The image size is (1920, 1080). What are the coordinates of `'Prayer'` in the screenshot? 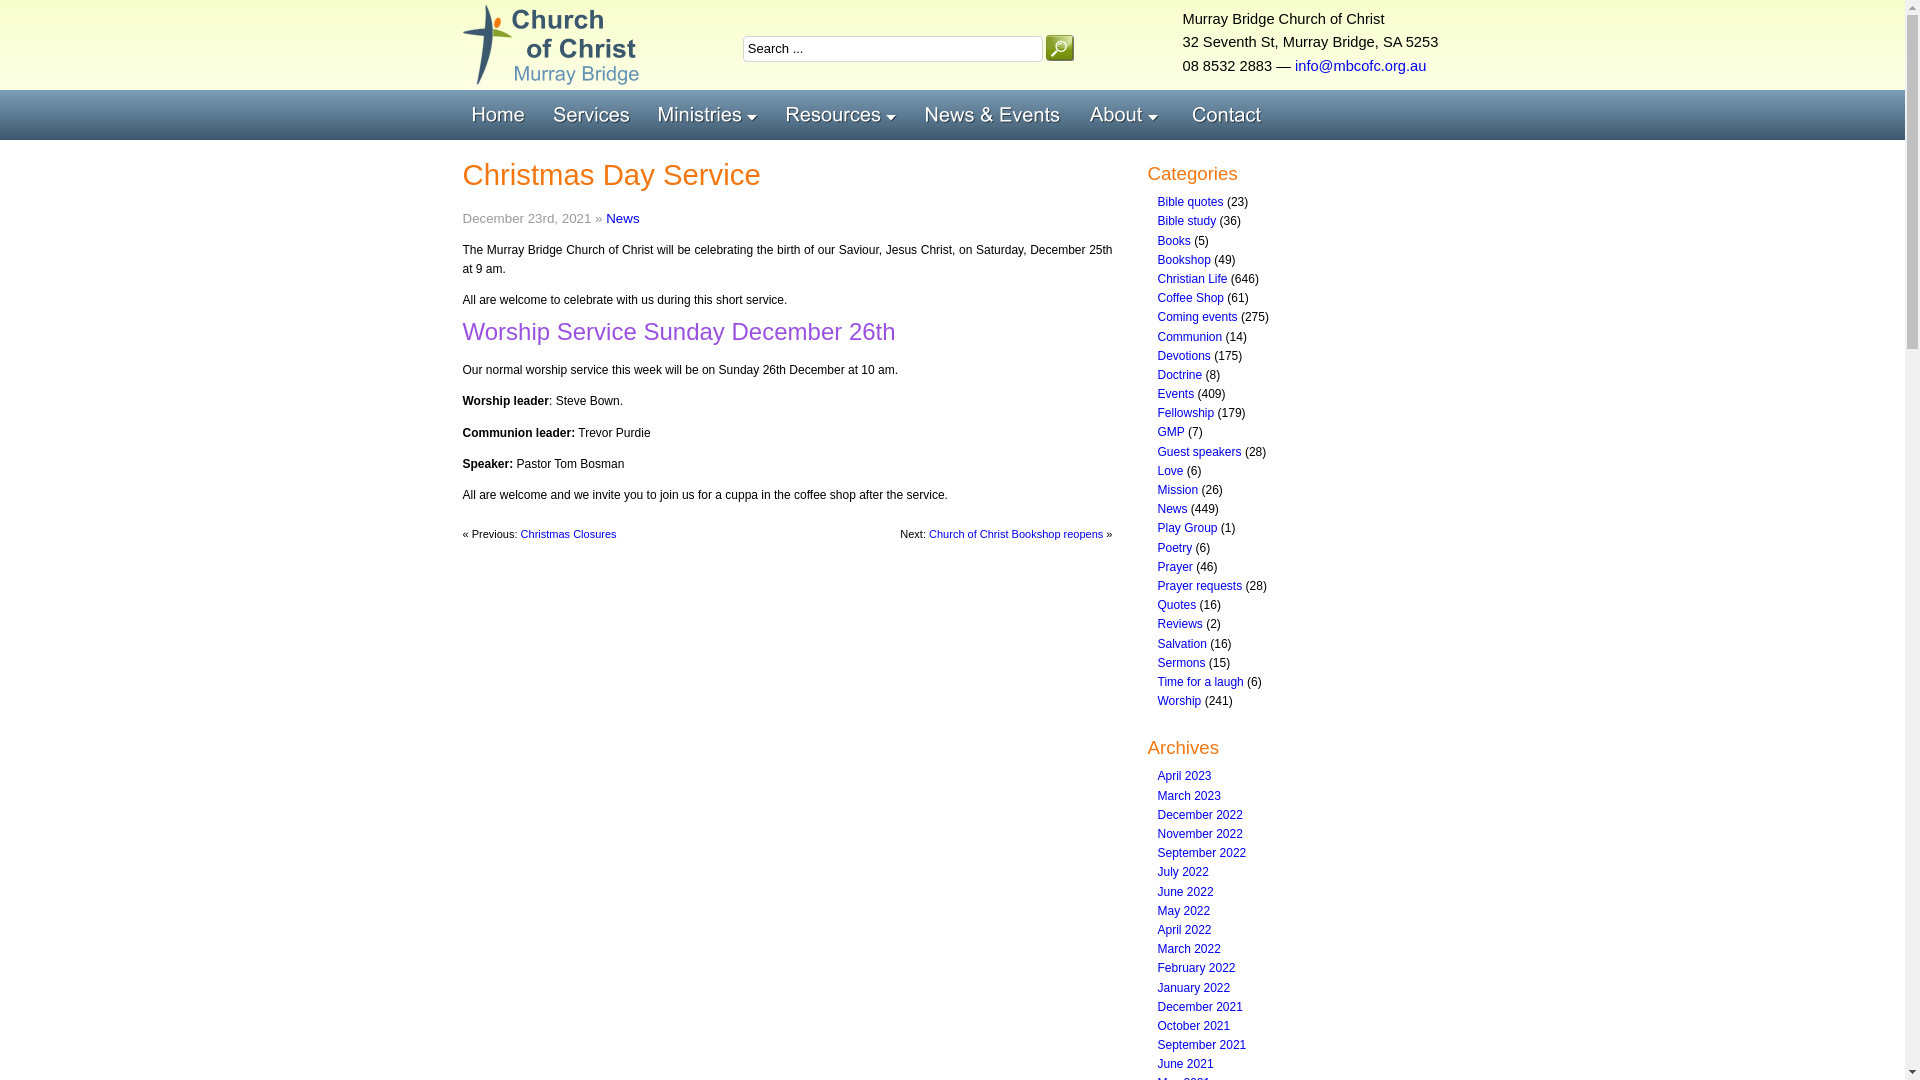 It's located at (1175, 567).